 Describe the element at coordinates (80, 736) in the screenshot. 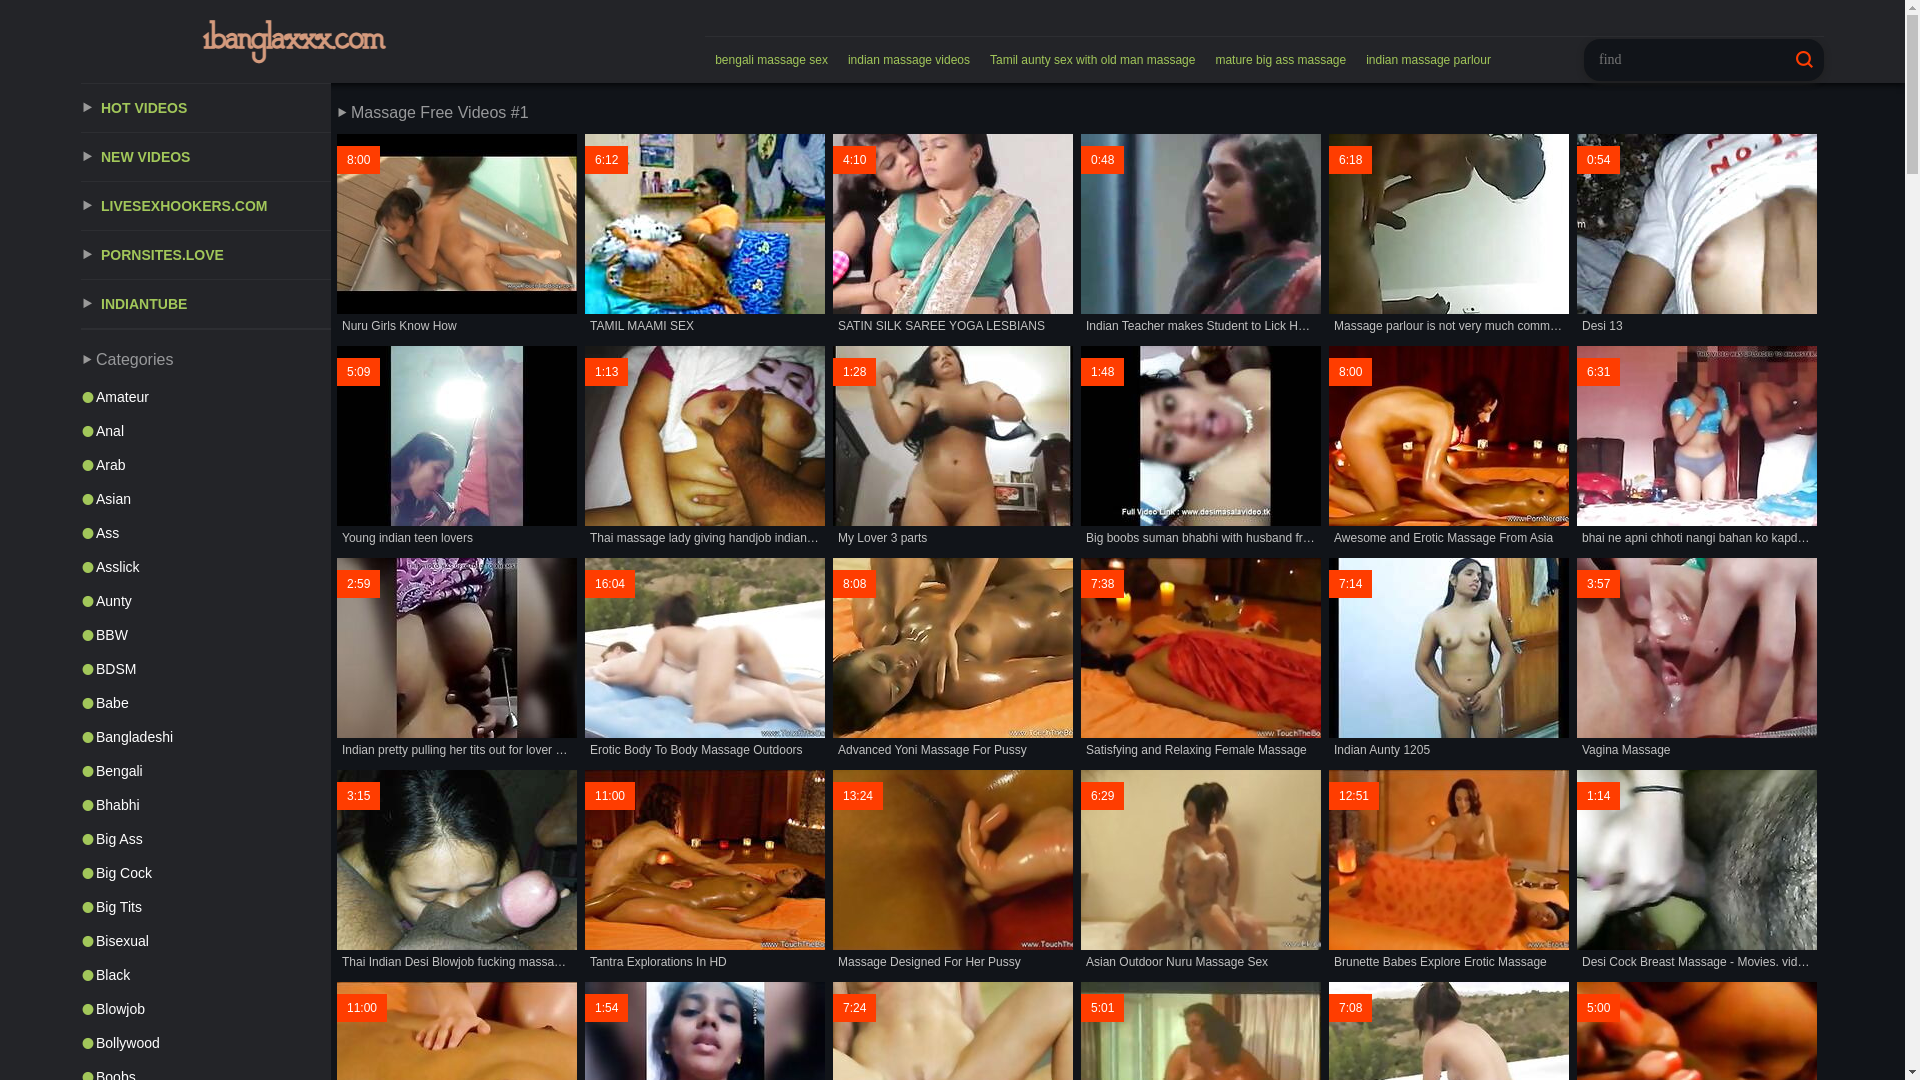

I see `'Bangladeshi'` at that location.